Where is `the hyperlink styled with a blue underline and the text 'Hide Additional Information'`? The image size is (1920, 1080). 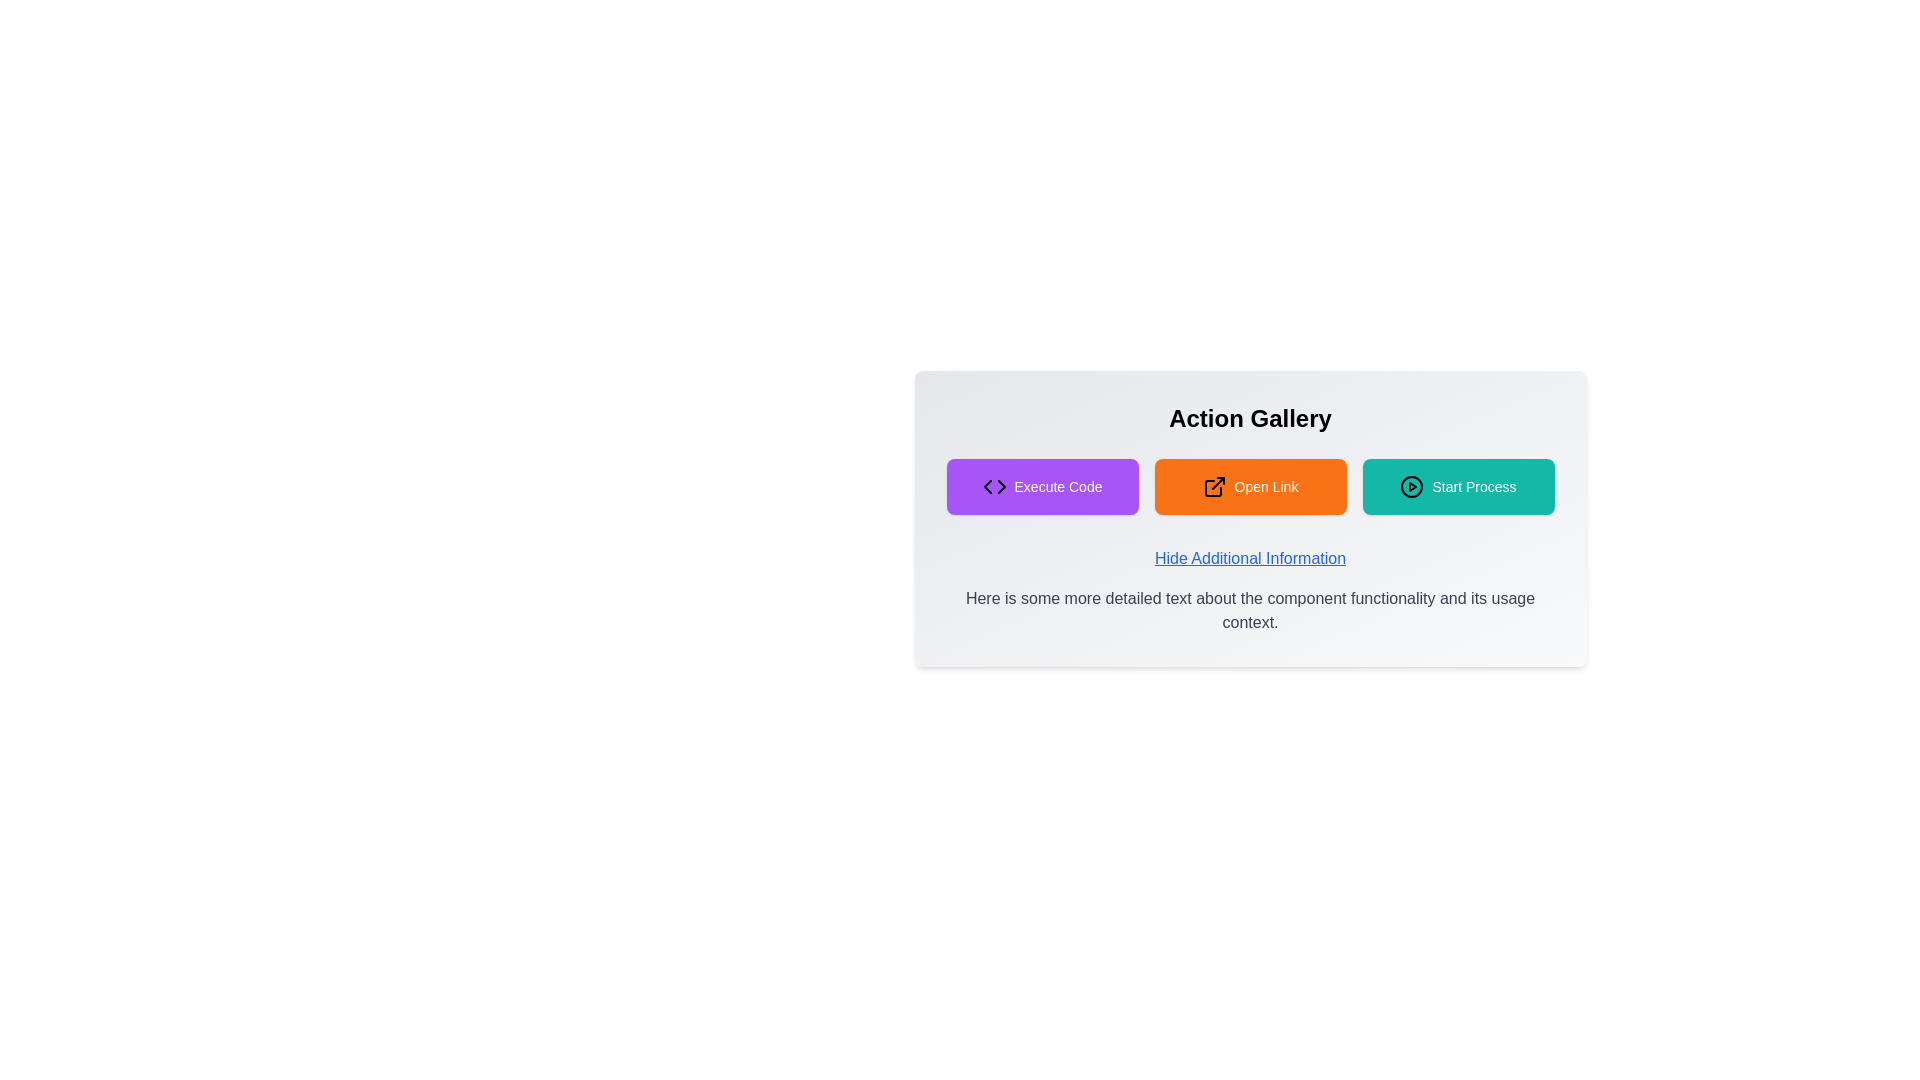 the hyperlink styled with a blue underline and the text 'Hide Additional Information' is located at coordinates (1249, 559).